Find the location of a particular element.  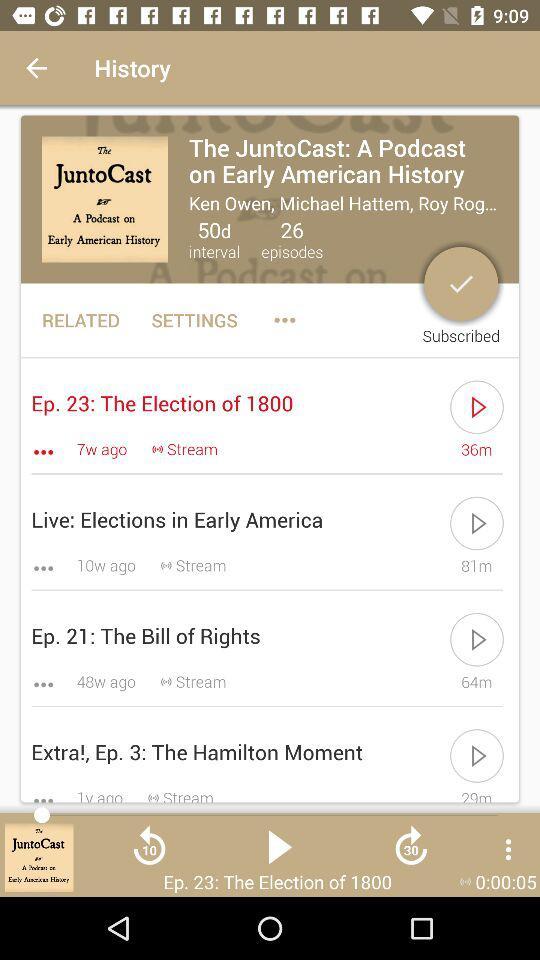

the av_forward icon is located at coordinates (410, 853).